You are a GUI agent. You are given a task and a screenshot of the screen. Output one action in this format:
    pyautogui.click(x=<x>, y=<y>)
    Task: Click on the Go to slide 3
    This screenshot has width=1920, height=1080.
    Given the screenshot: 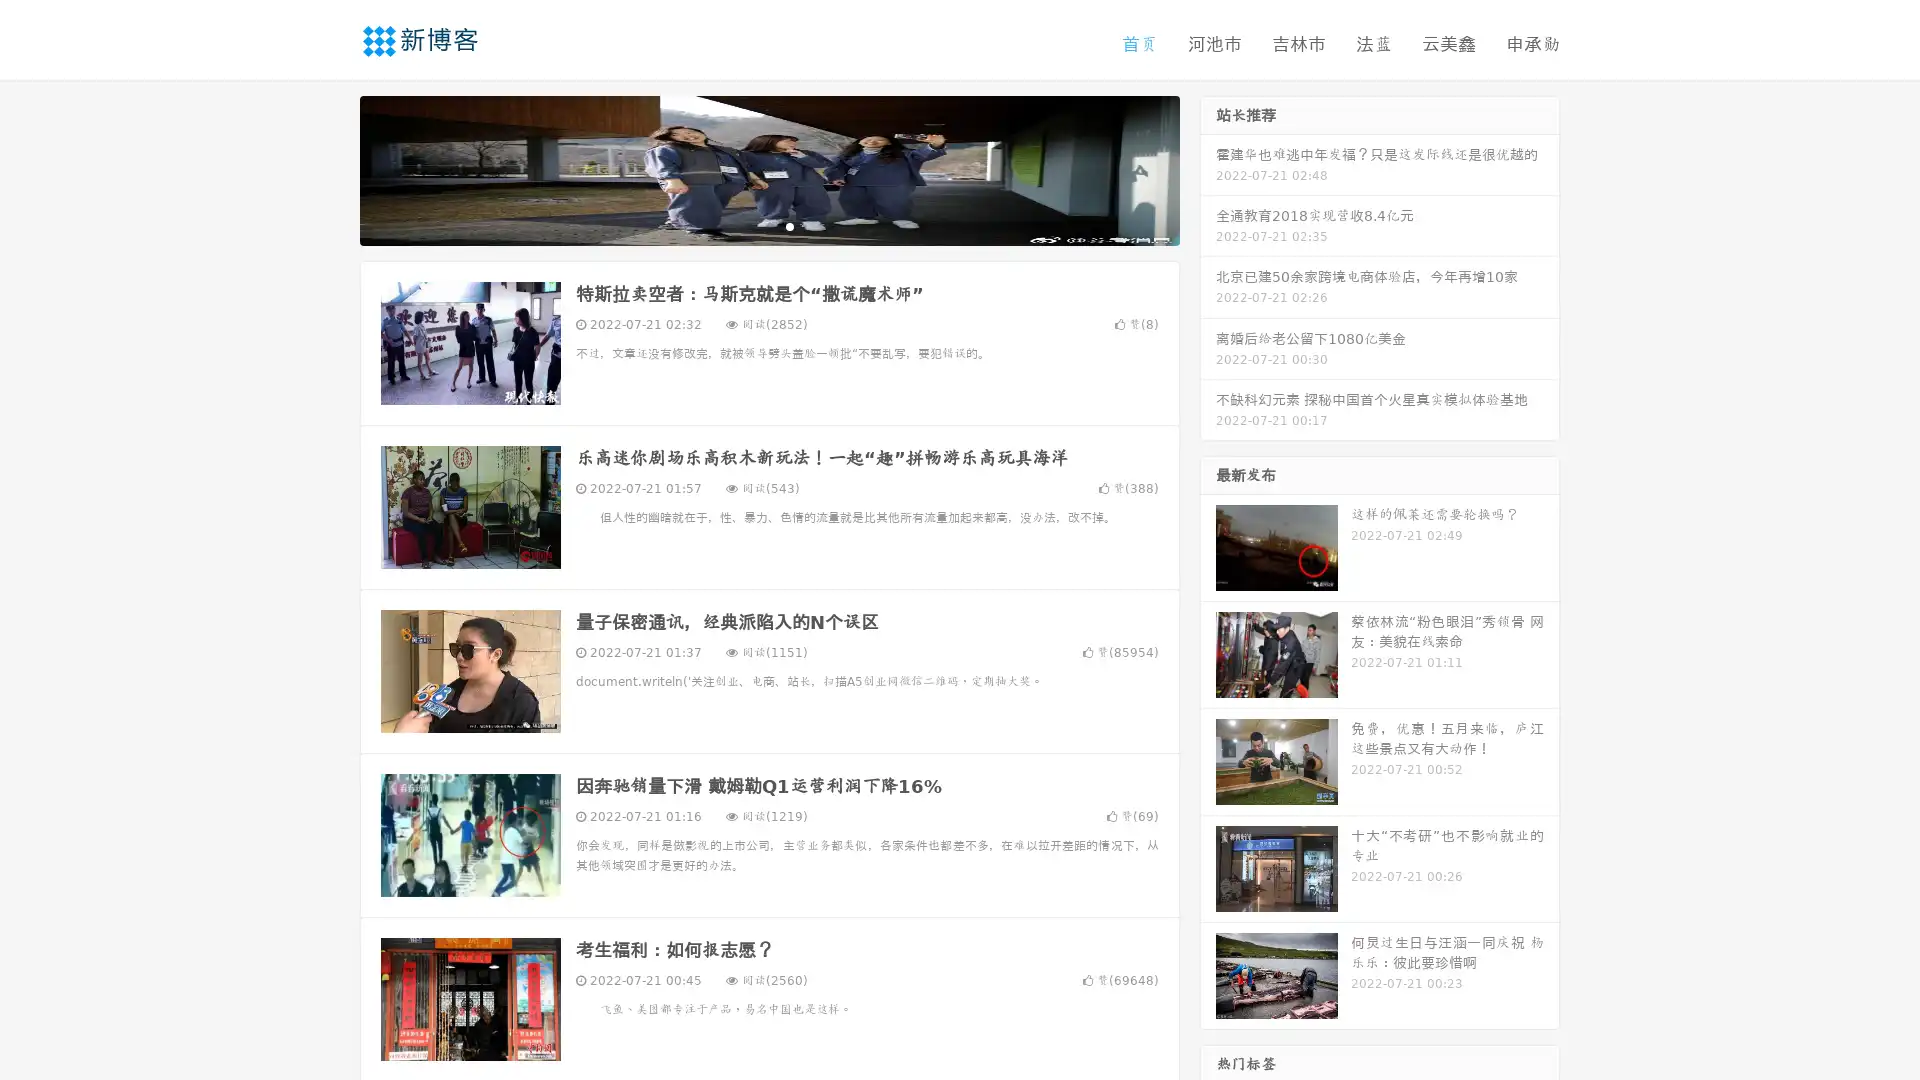 What is the action you would take?
    pyautogui.click(x=789, y=225)
    